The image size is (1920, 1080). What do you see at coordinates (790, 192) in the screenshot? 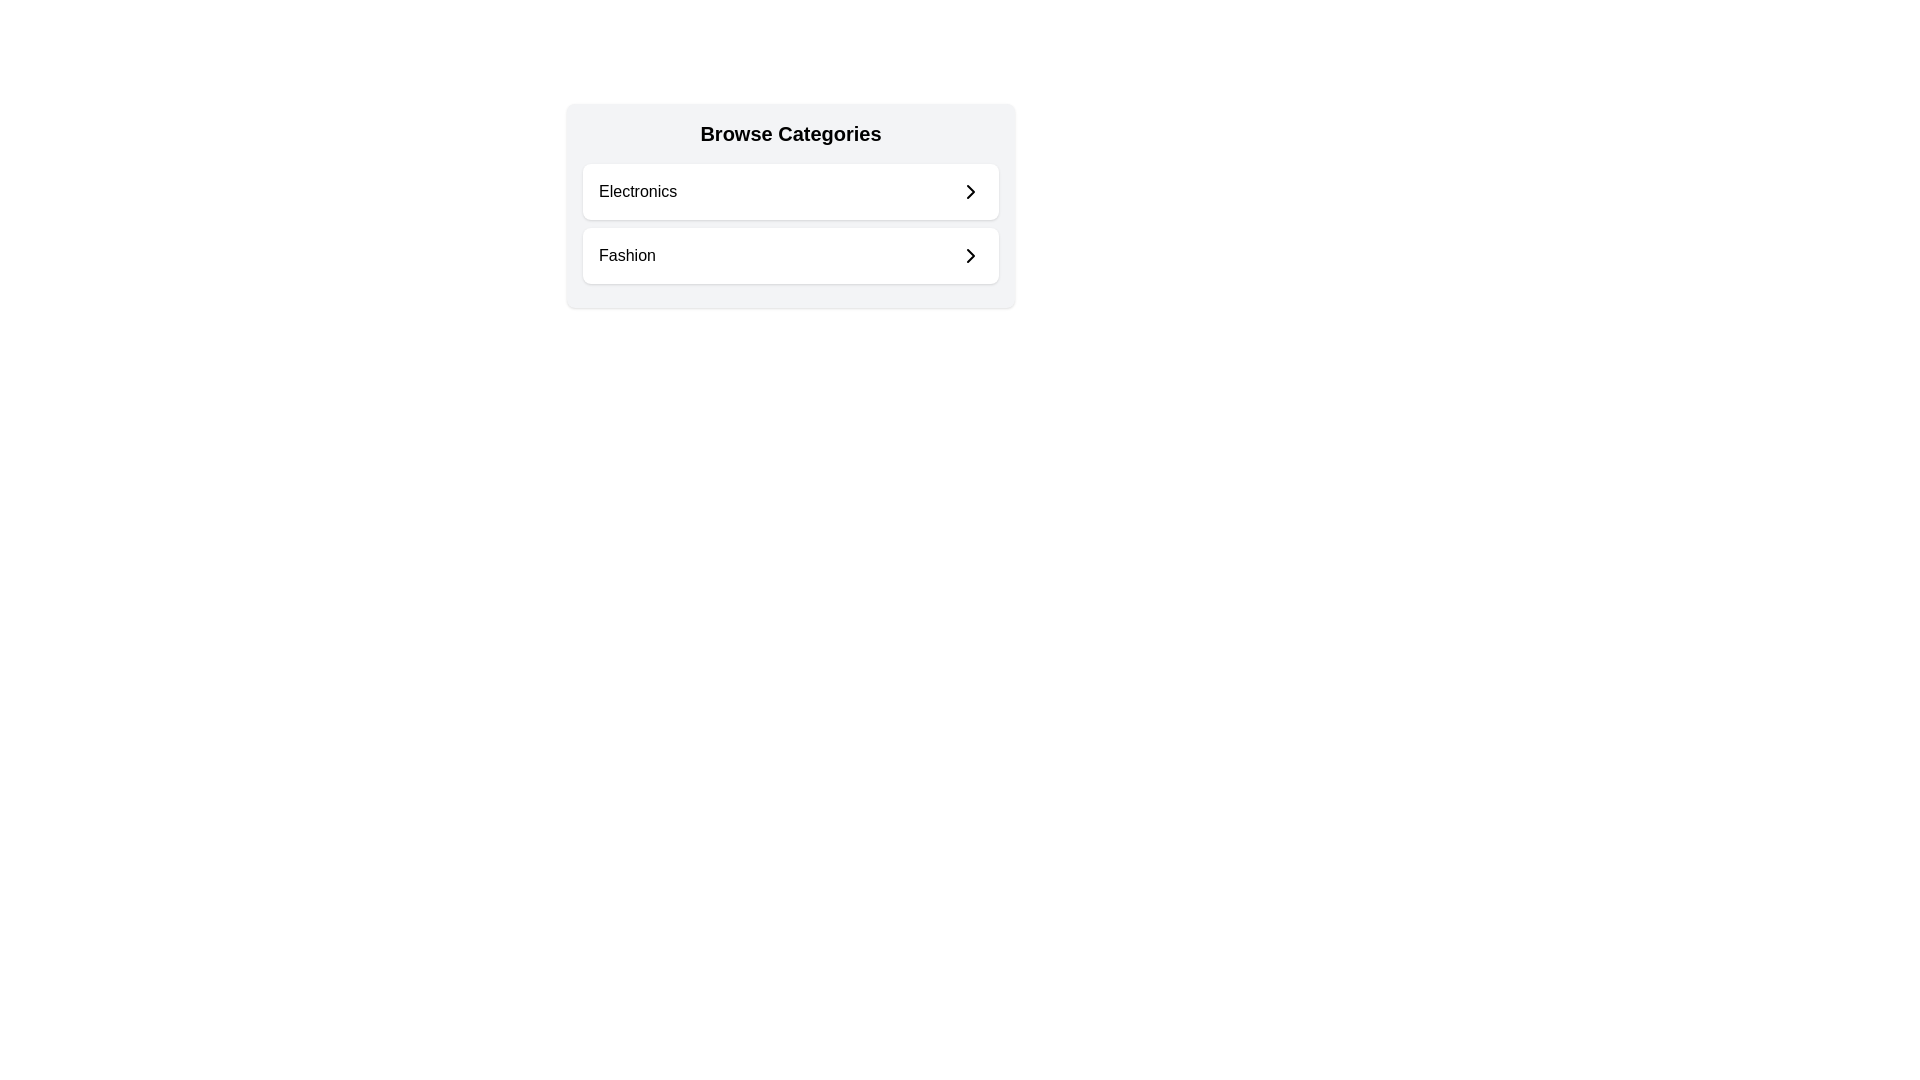
I see `the 'Electronics' option item in the vertical list` at bounding box center [790, 192].